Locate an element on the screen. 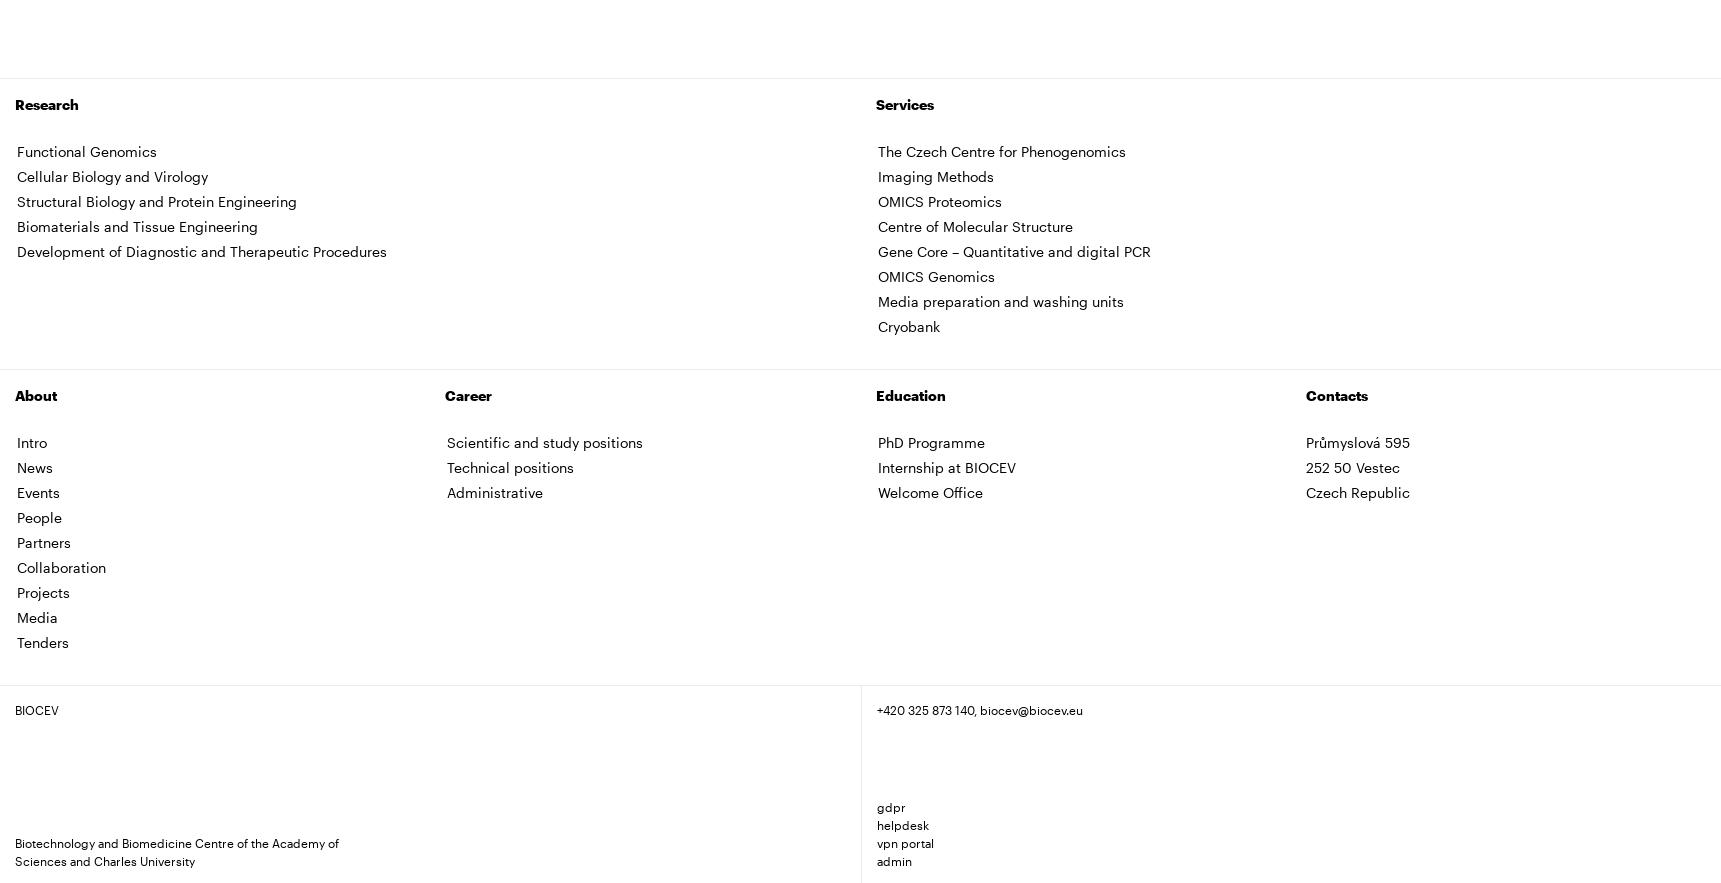 The width and height of the screenshot is (1721, 883). 'Cellular Biology and Virology' is located at coordinates (16, 174).